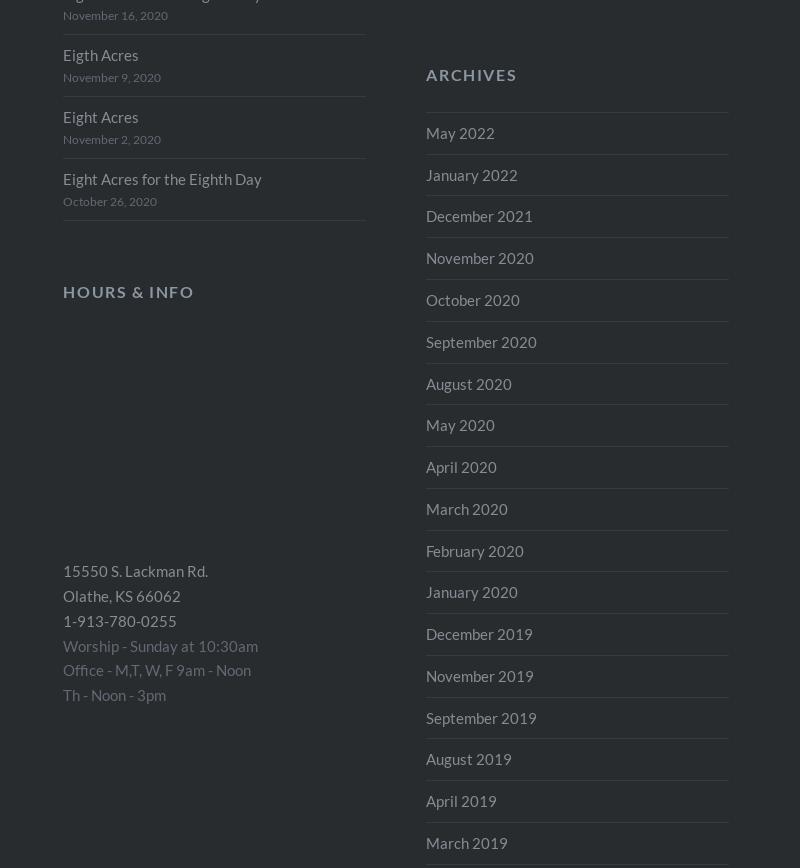 The image size is (800, 868). Describe the element at coordinates (156, 670) in the screenshot. I see `'Office - M,T, W, F 9am - Noon'` at that location.